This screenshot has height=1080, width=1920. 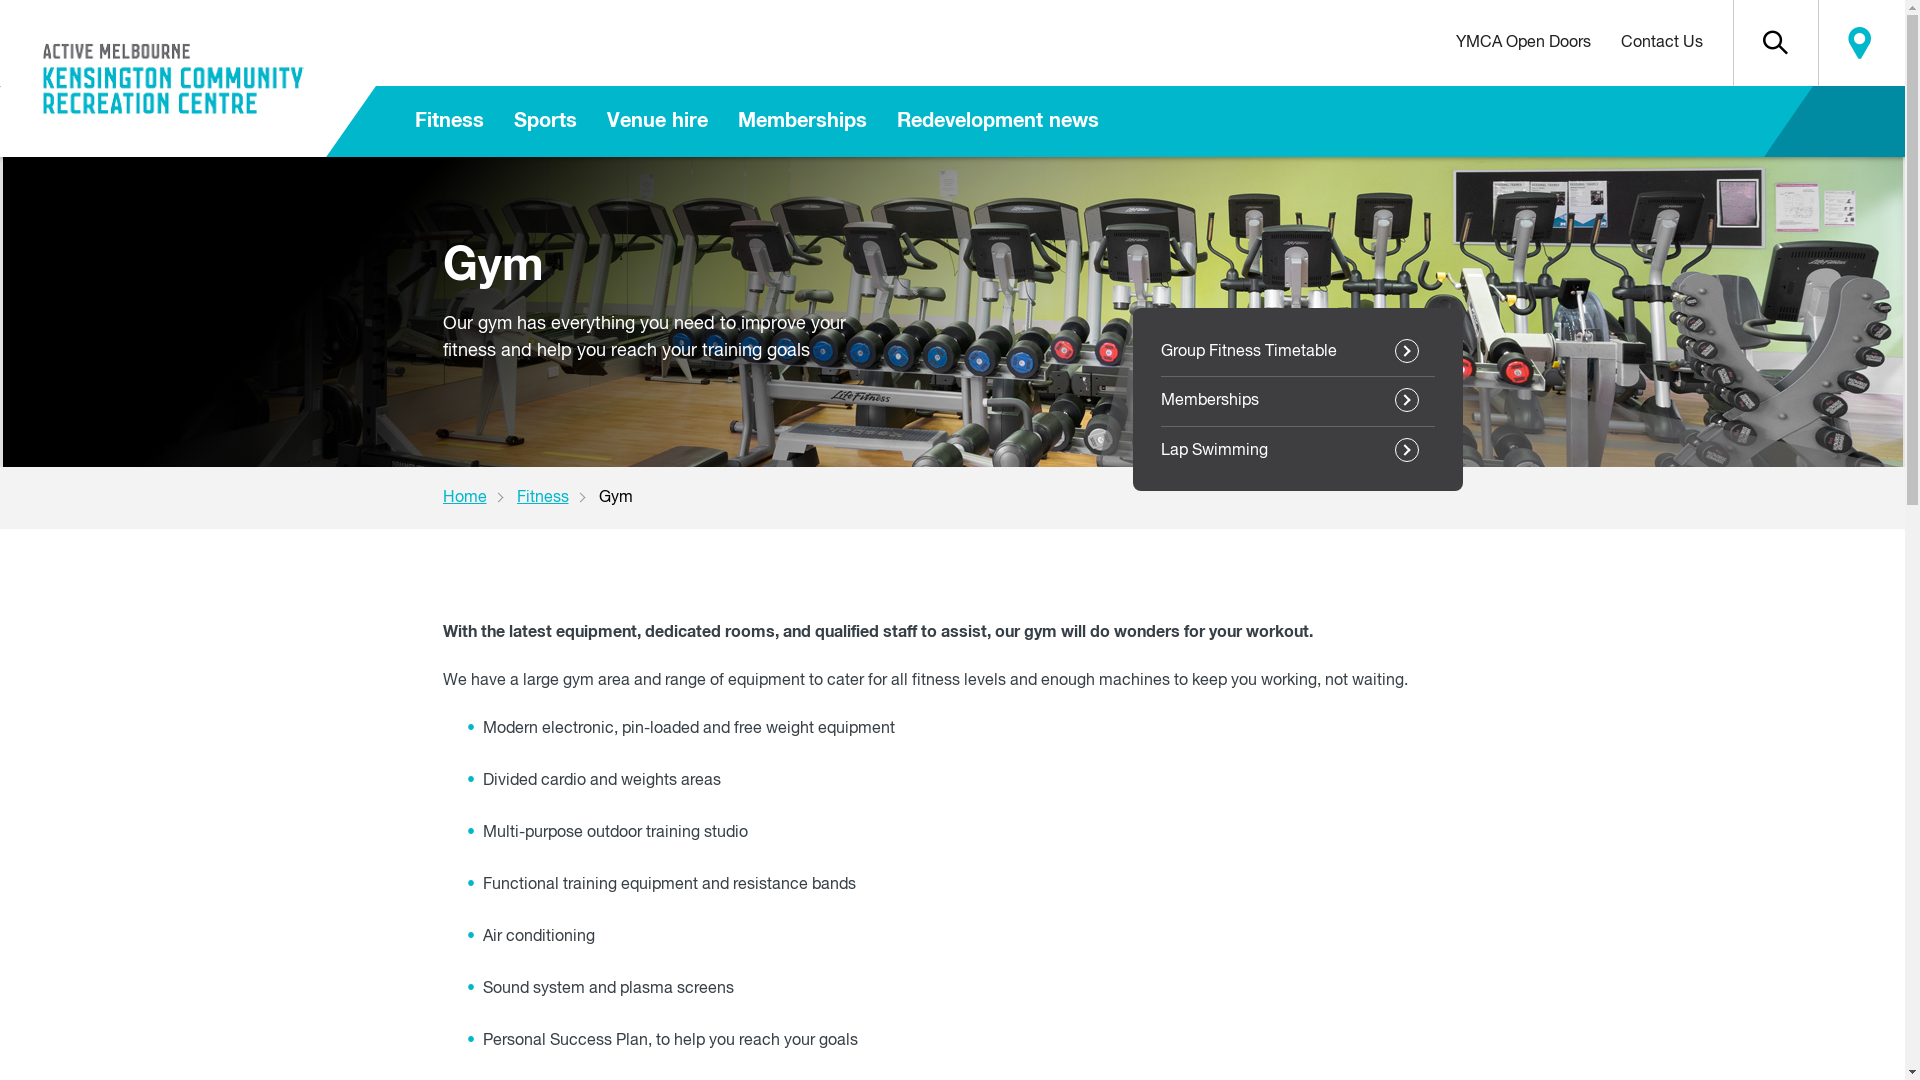 I want to click on 'Memberships', so click(x=1160, y=401).